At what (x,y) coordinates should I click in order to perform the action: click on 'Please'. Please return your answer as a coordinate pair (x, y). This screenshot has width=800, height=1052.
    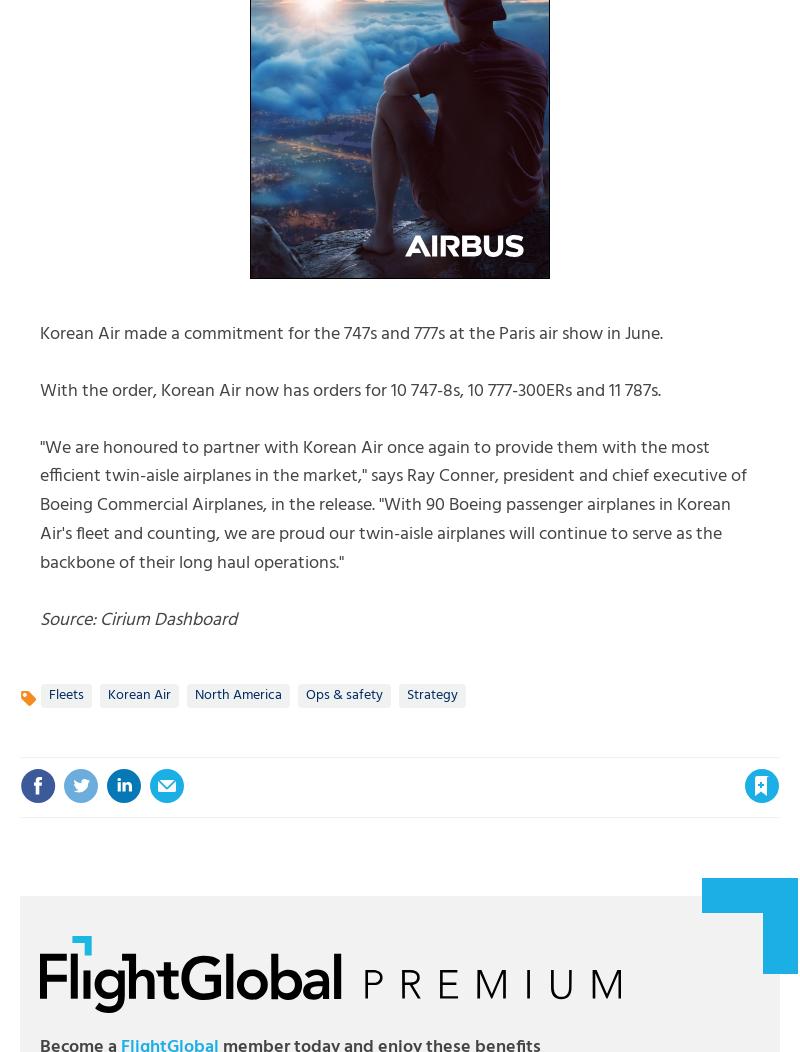
    Looking at the image, I should click on (487, 743).